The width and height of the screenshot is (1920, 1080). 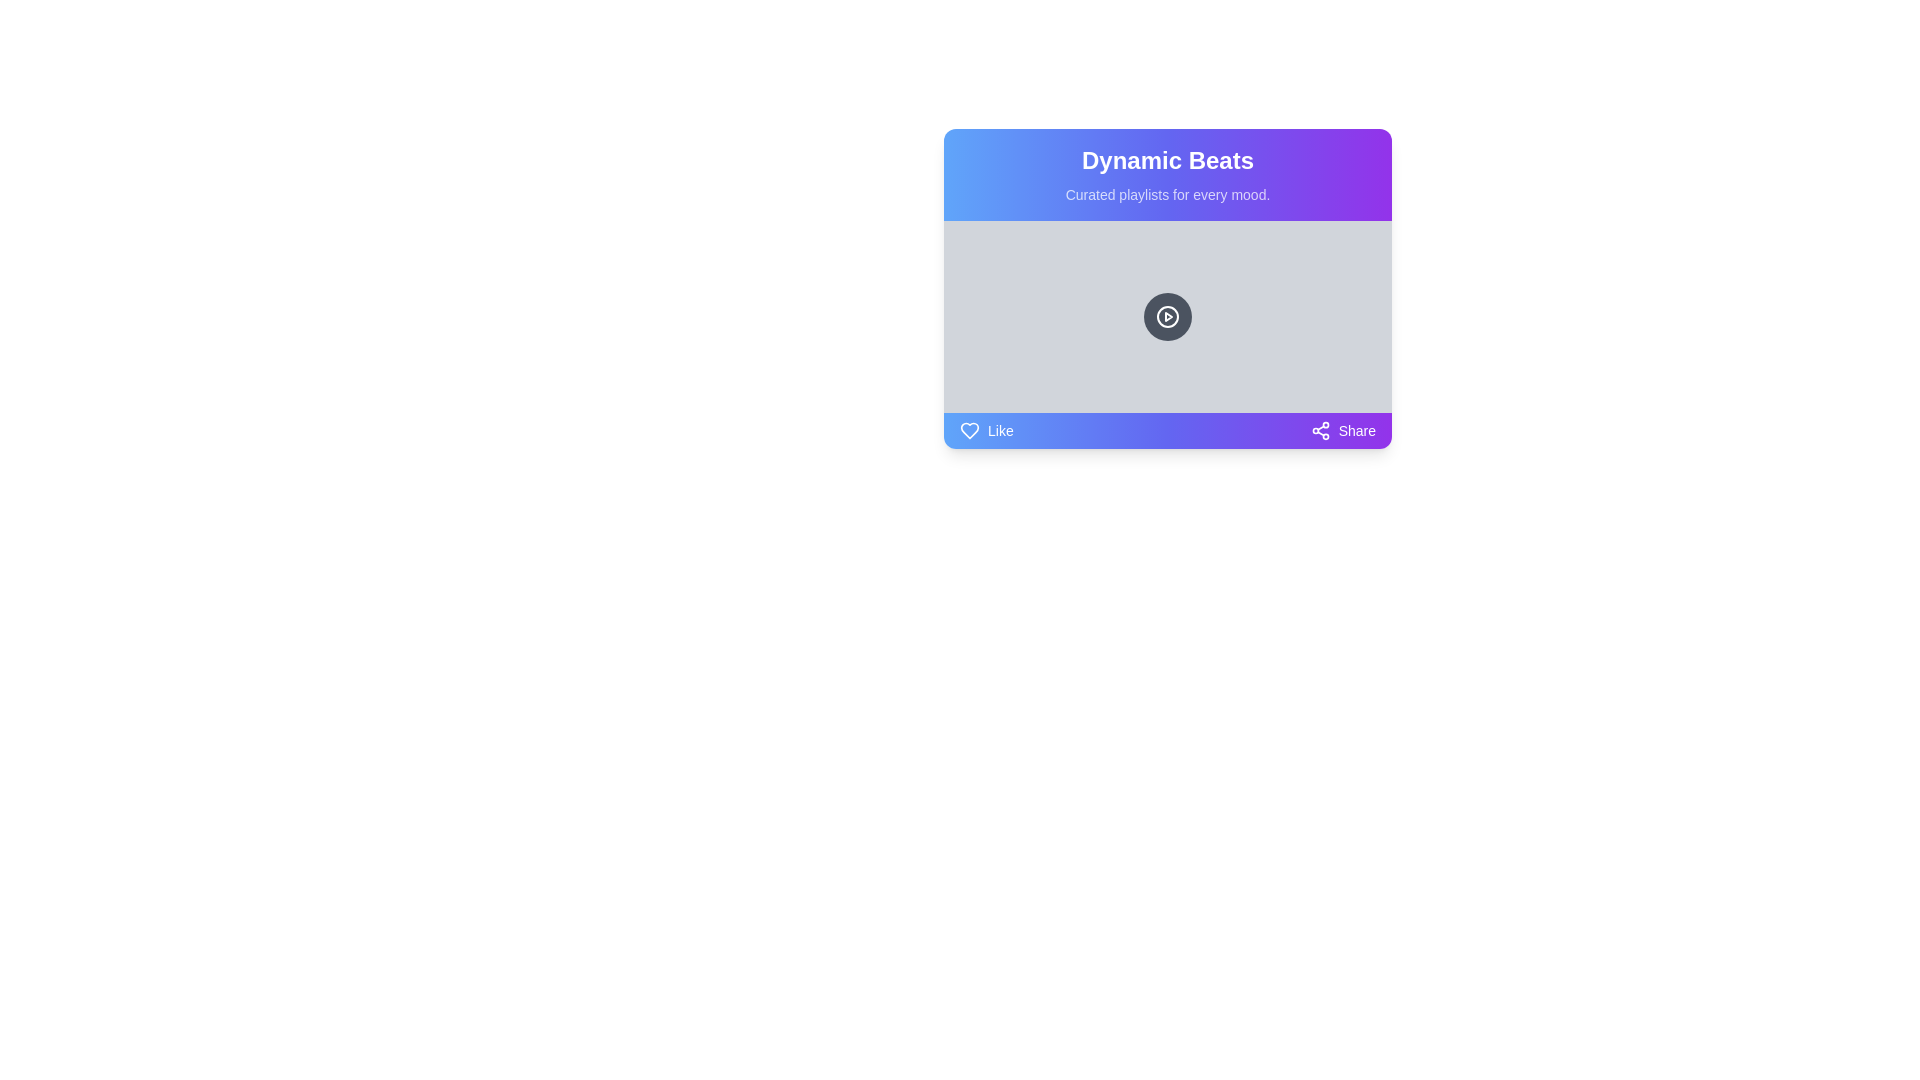 I want to click on the text label that clarifies the action of 'liking', located to the right of the heart icon in the lower left section of the 'Dynamic Beats' card interface, so click(x=1000, y=430).